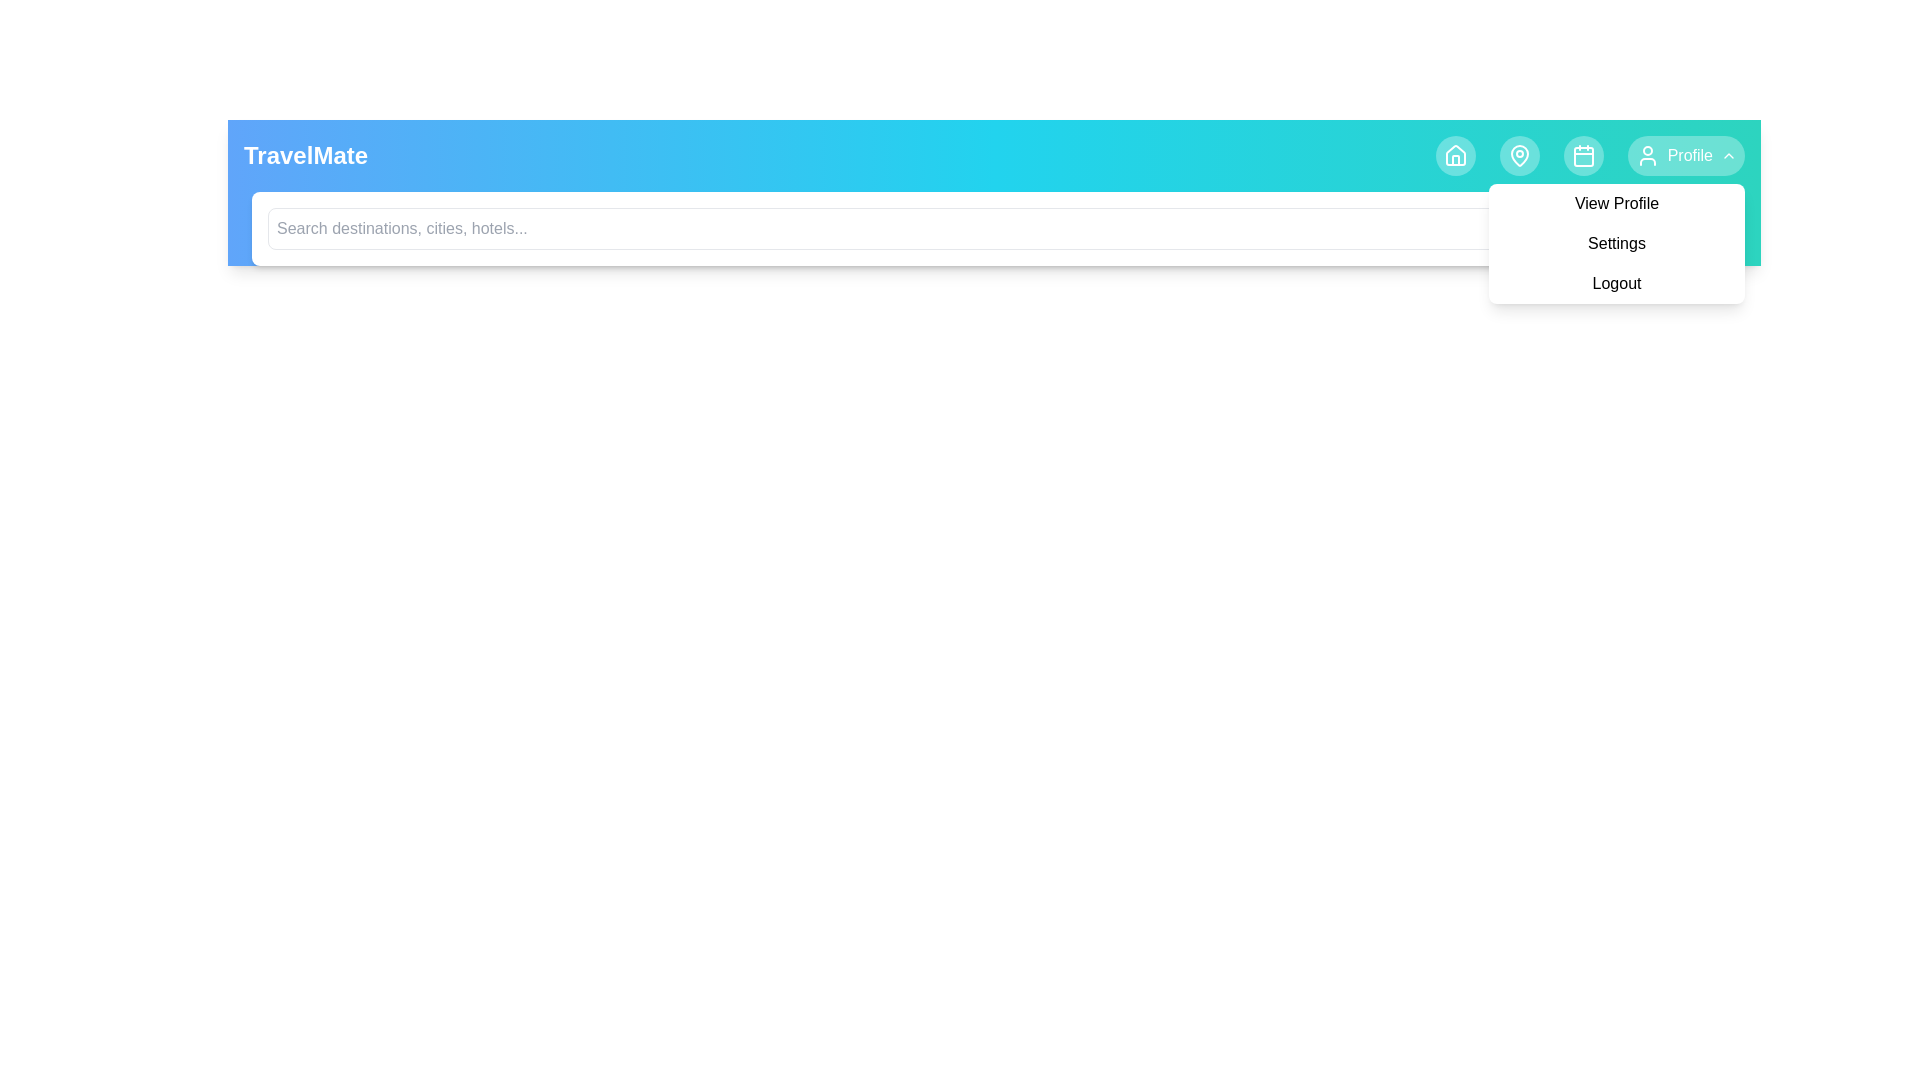 This screenshot has height=1080, width=1920. Describe the element at coordinates (1519, 154) in the screenshot. I see `the Map navigation icon` at that location.